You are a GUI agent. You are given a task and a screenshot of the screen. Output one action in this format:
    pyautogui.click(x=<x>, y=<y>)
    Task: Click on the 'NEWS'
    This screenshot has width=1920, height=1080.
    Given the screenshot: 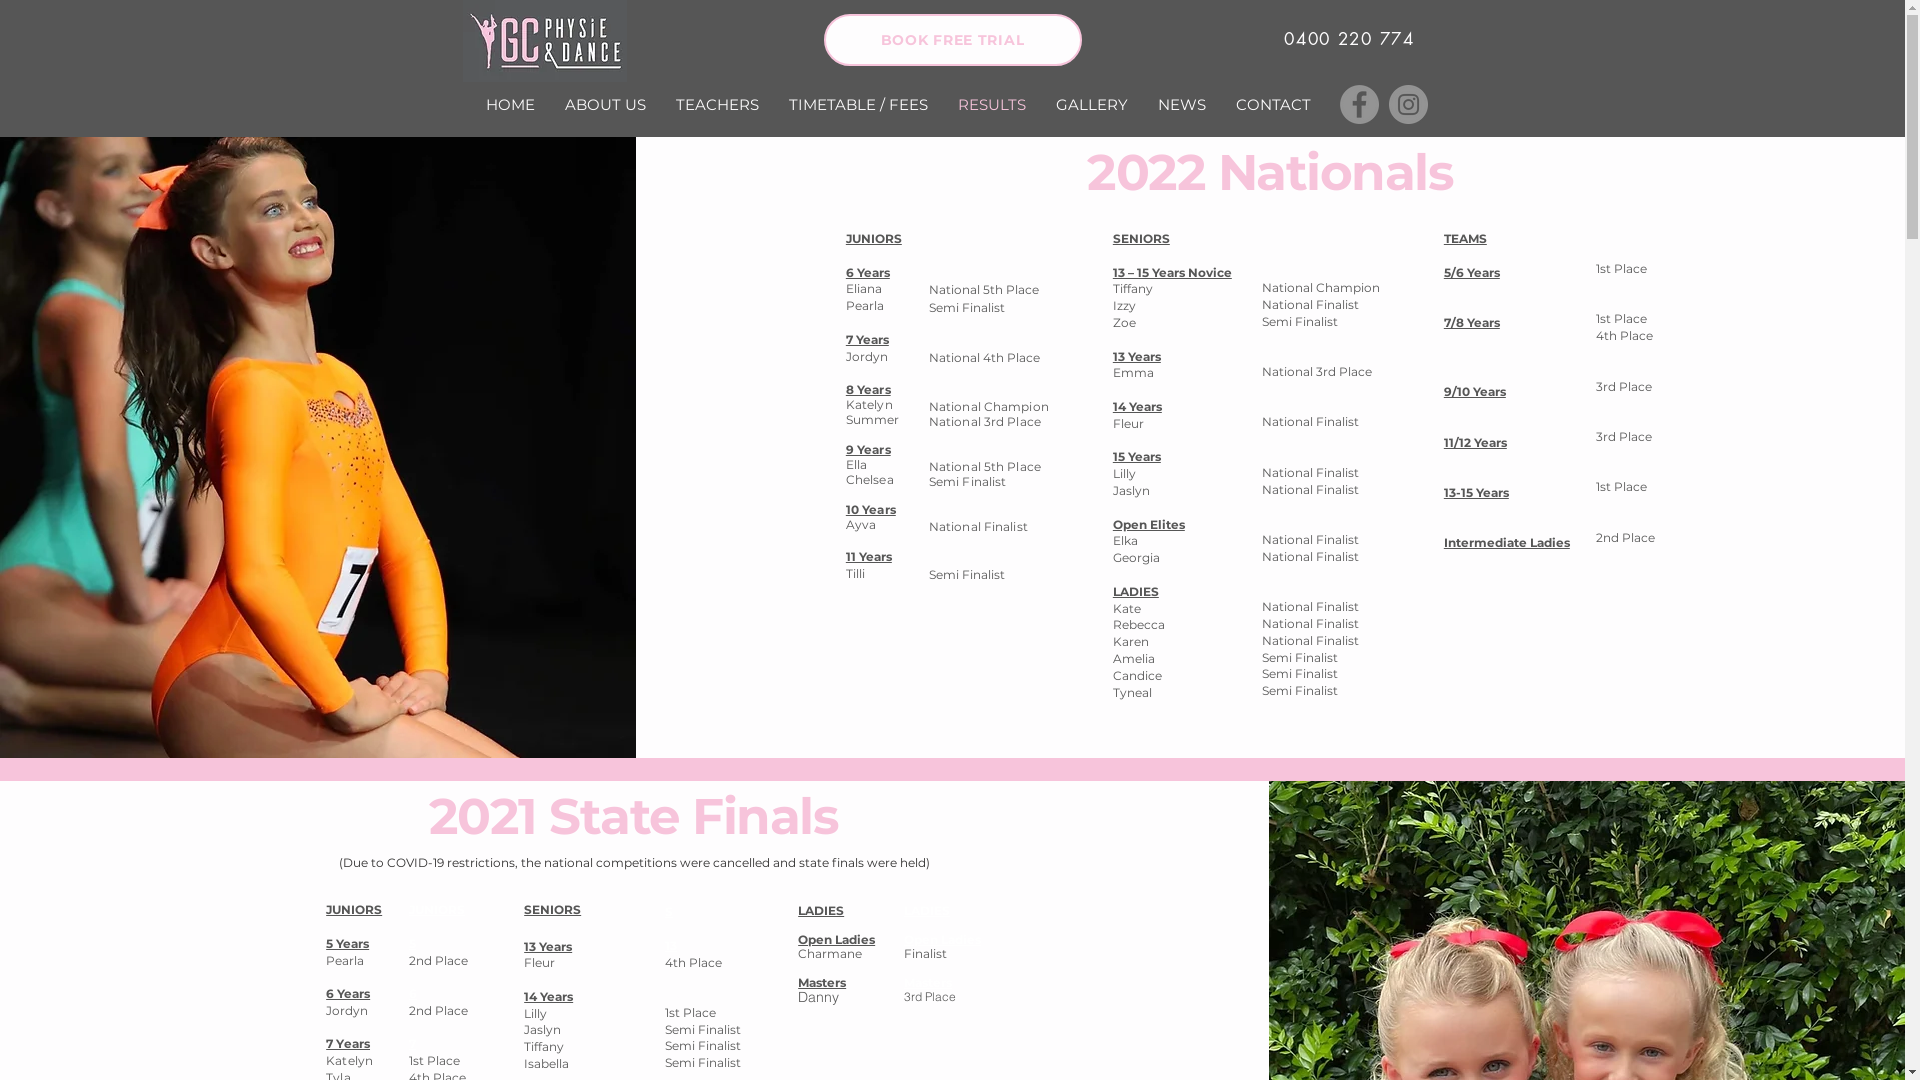 What is the action you would take?
    pyautogui.click(x=1180, y=104)
    